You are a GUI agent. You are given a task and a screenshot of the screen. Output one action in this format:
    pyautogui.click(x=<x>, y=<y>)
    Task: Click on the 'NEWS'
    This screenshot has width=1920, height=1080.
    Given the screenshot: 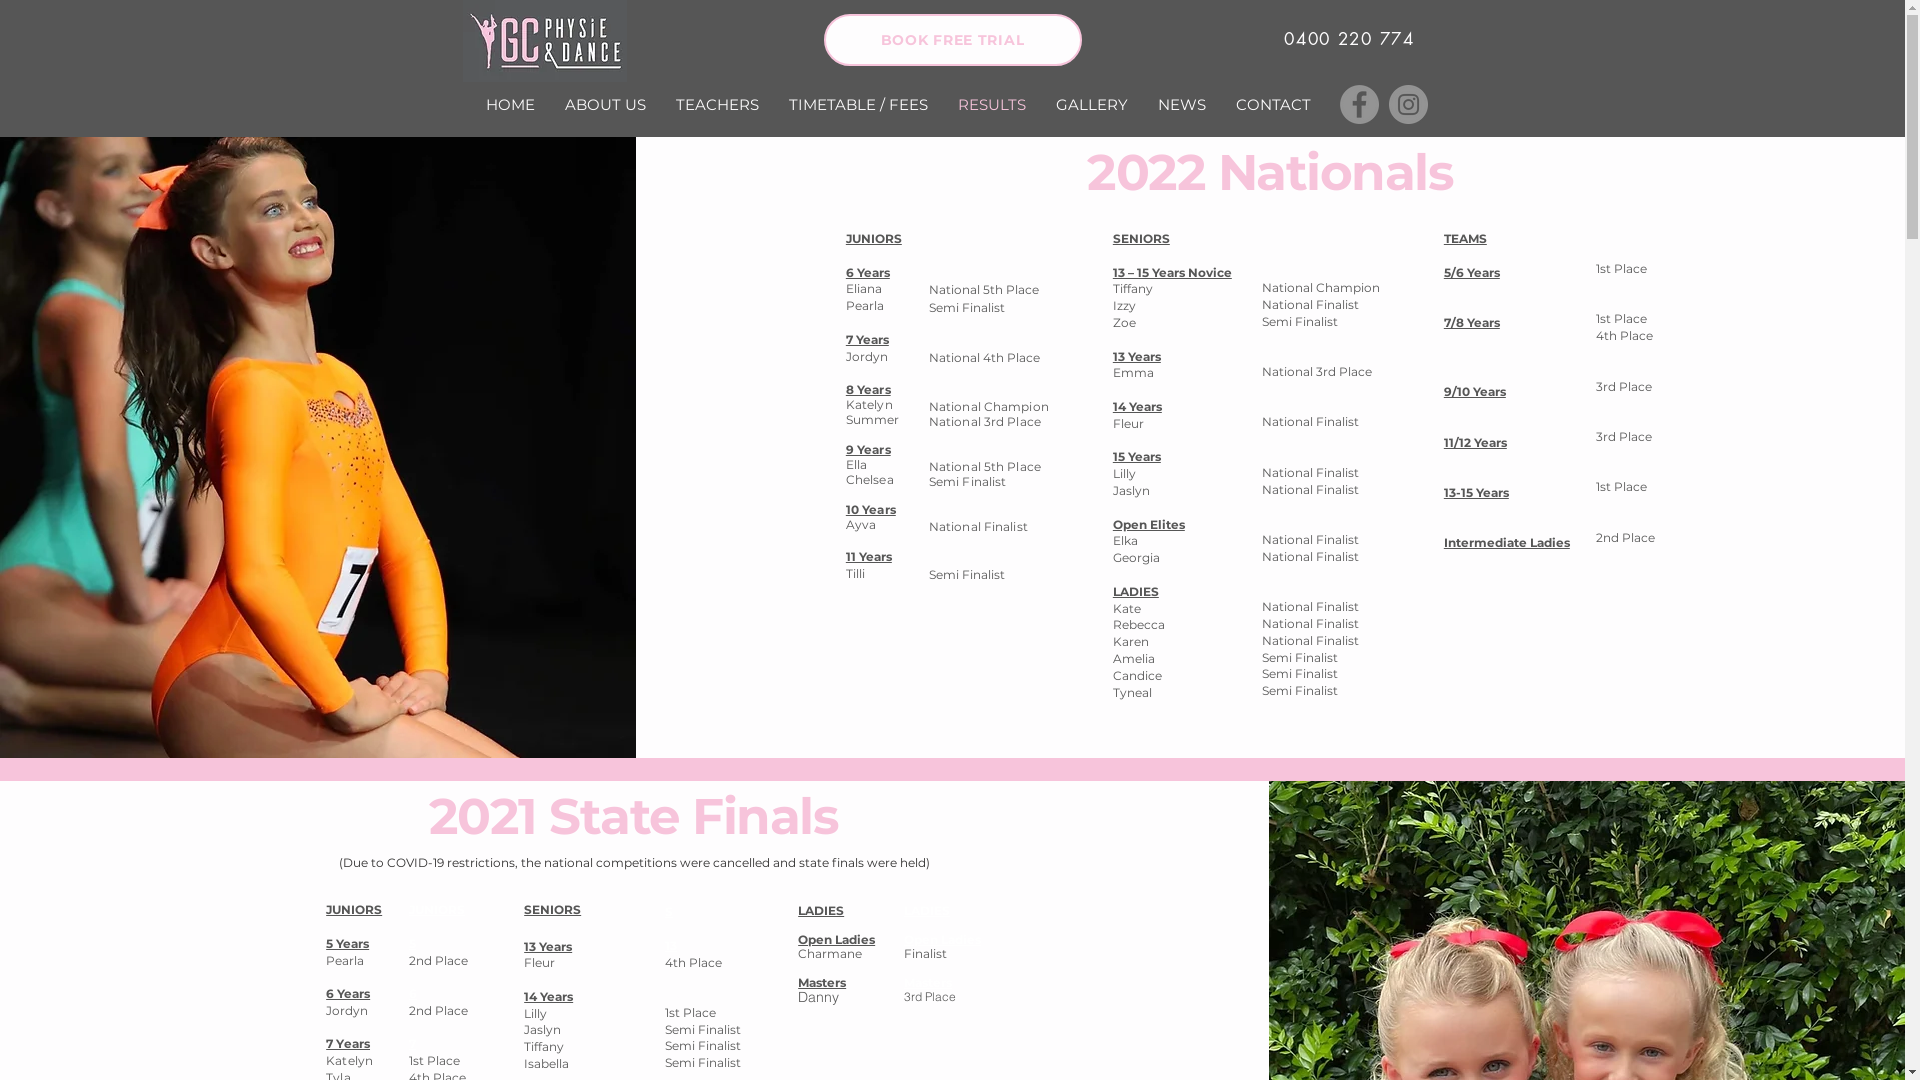 What is the action you would take?
    pyautogui.click(x=1180, y=104)
    